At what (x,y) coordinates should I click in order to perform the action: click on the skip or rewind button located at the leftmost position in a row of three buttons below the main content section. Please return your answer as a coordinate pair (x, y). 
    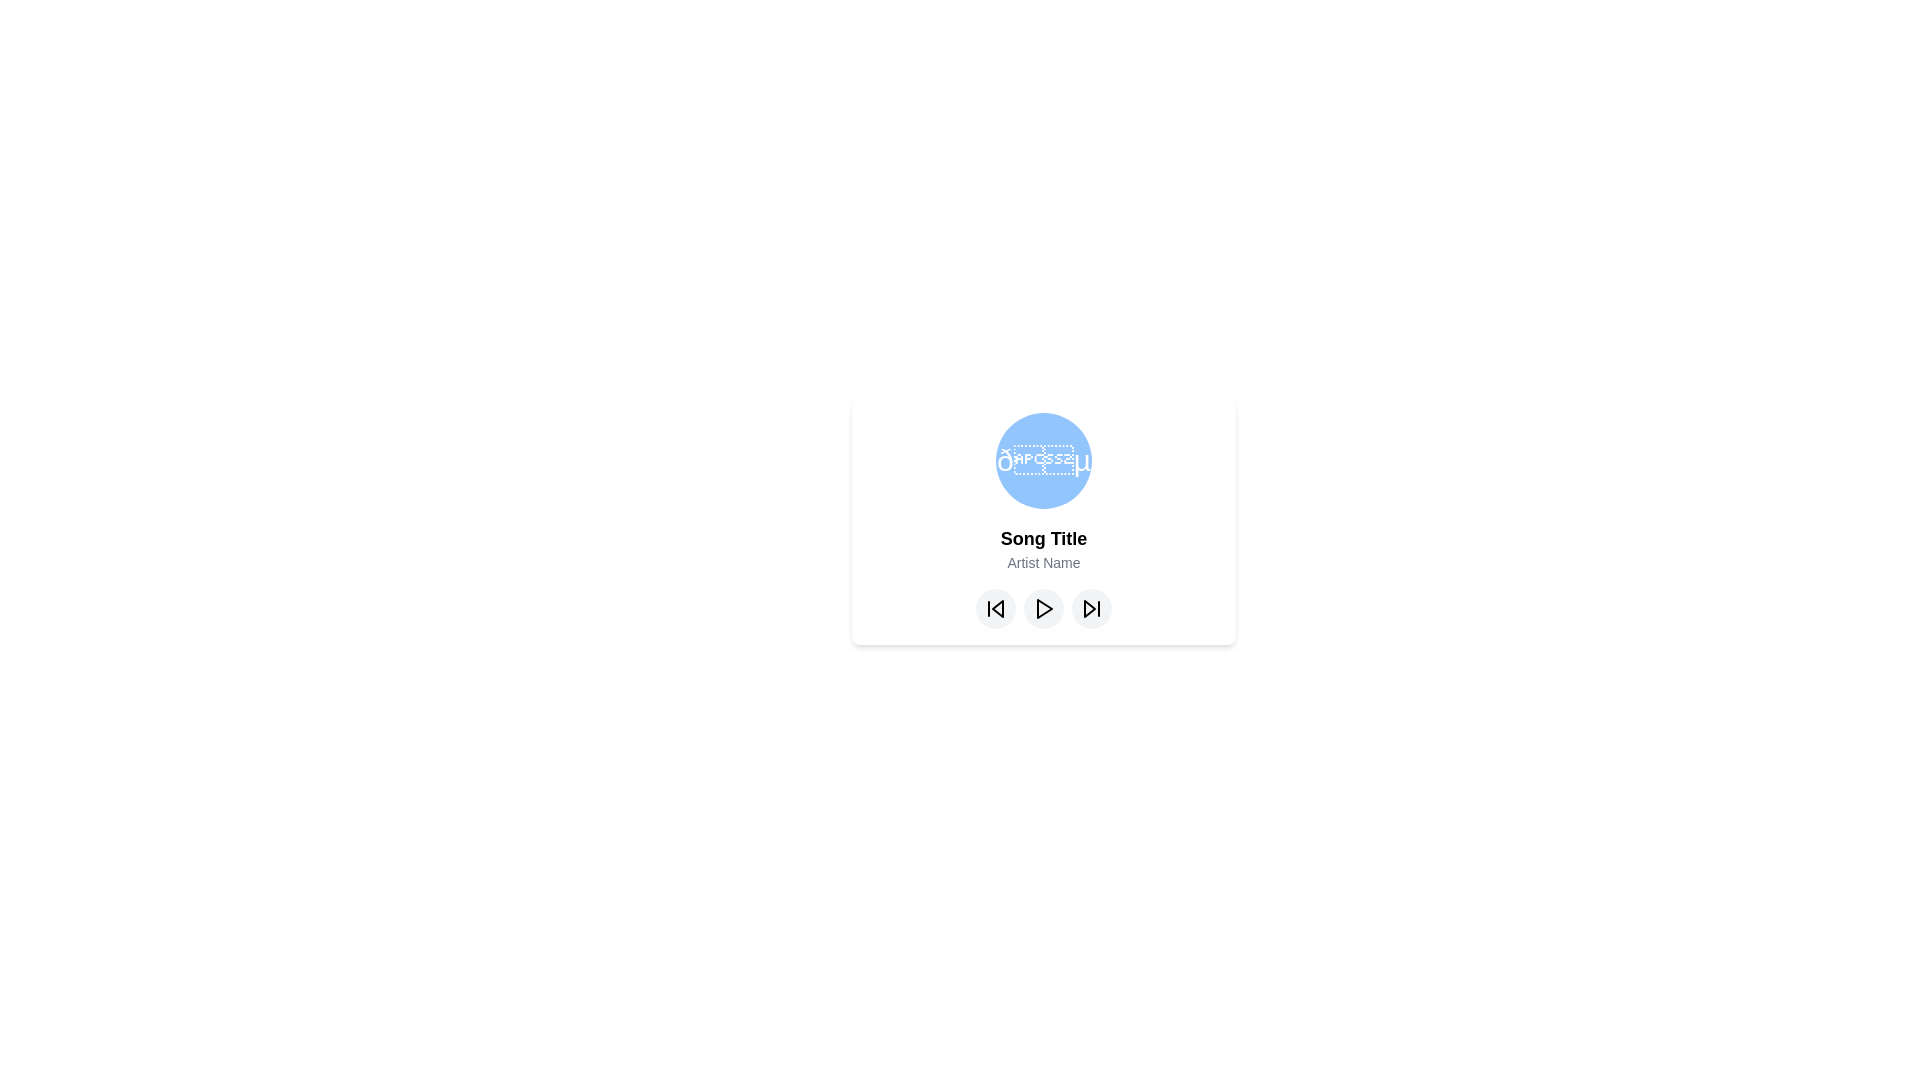
    Looking at the image, I should click on (996, 608).